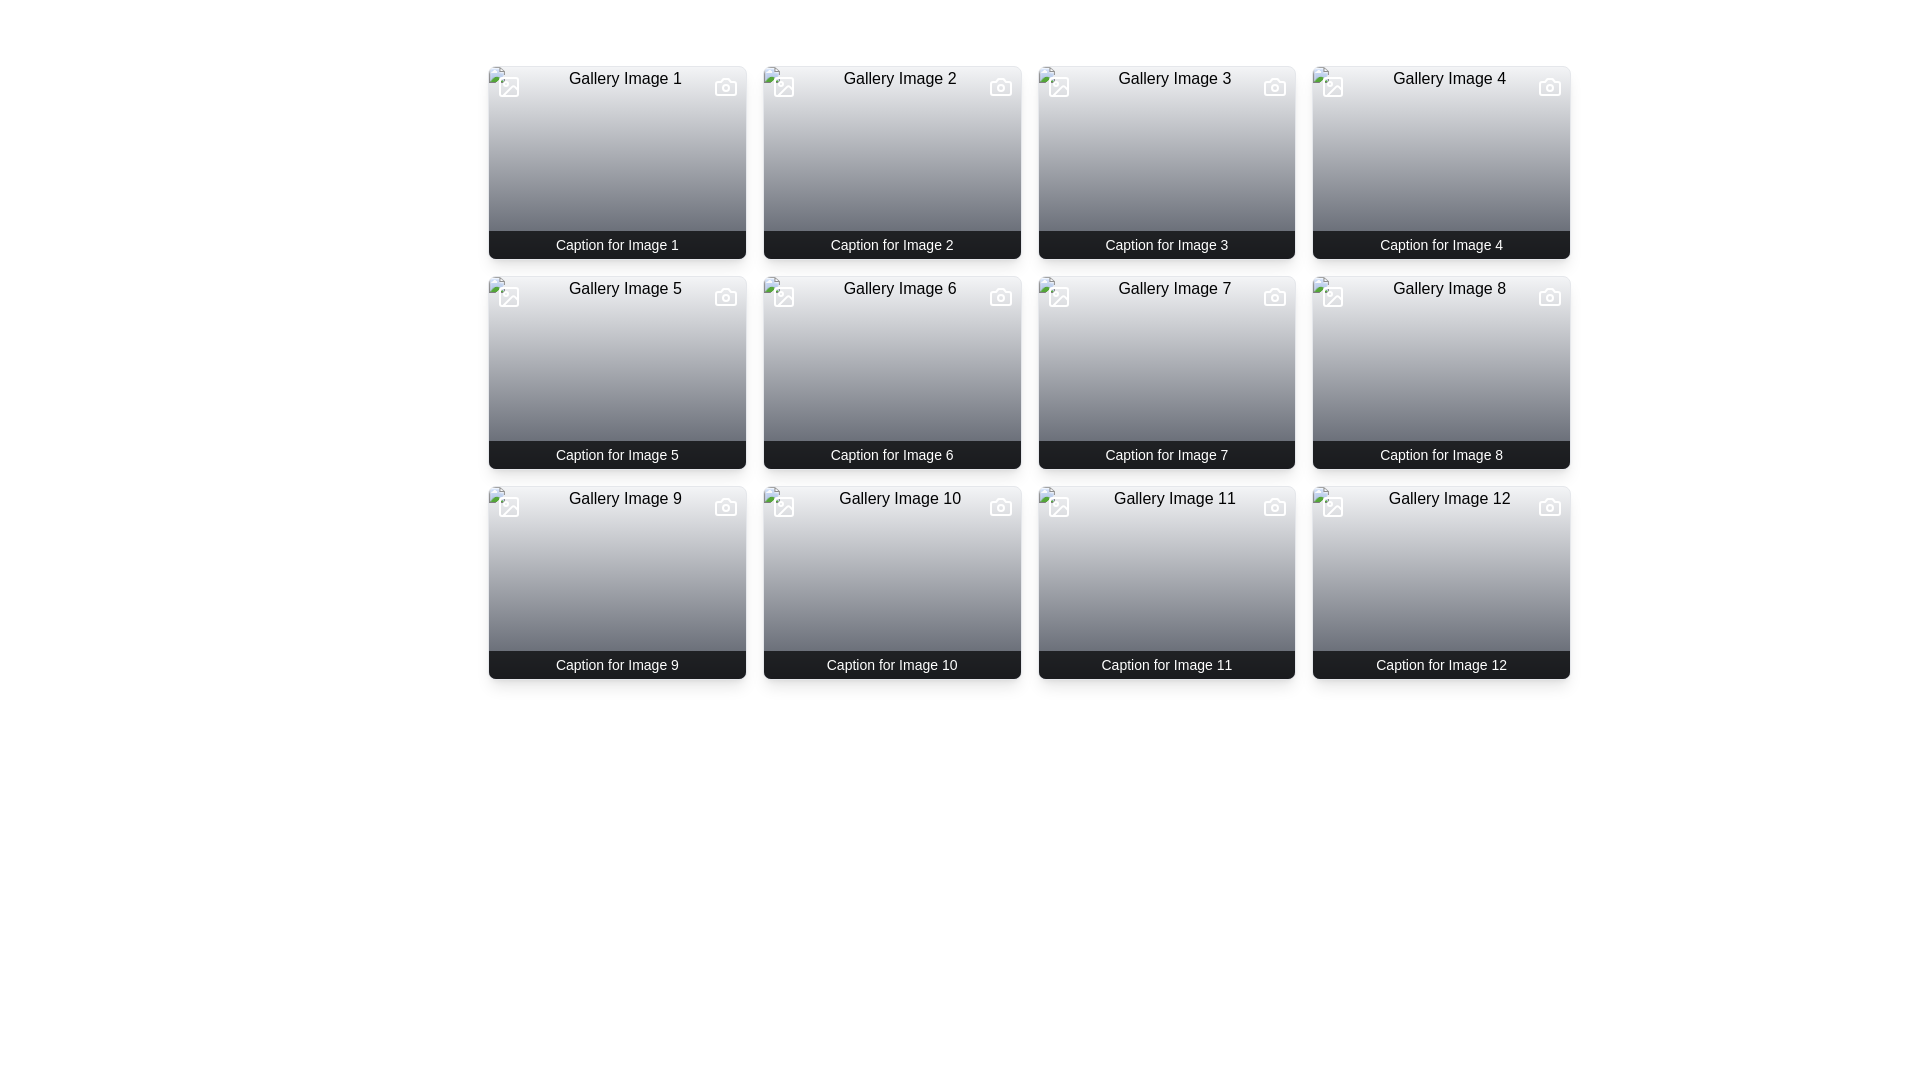 This screenshot has width=1920, height=1080. I want to click on the gradient overlay that fully covers the first image card in a 4x3 grid layout, enhancing the visual effect while keeping the underlying content readable, so click(616, 161).